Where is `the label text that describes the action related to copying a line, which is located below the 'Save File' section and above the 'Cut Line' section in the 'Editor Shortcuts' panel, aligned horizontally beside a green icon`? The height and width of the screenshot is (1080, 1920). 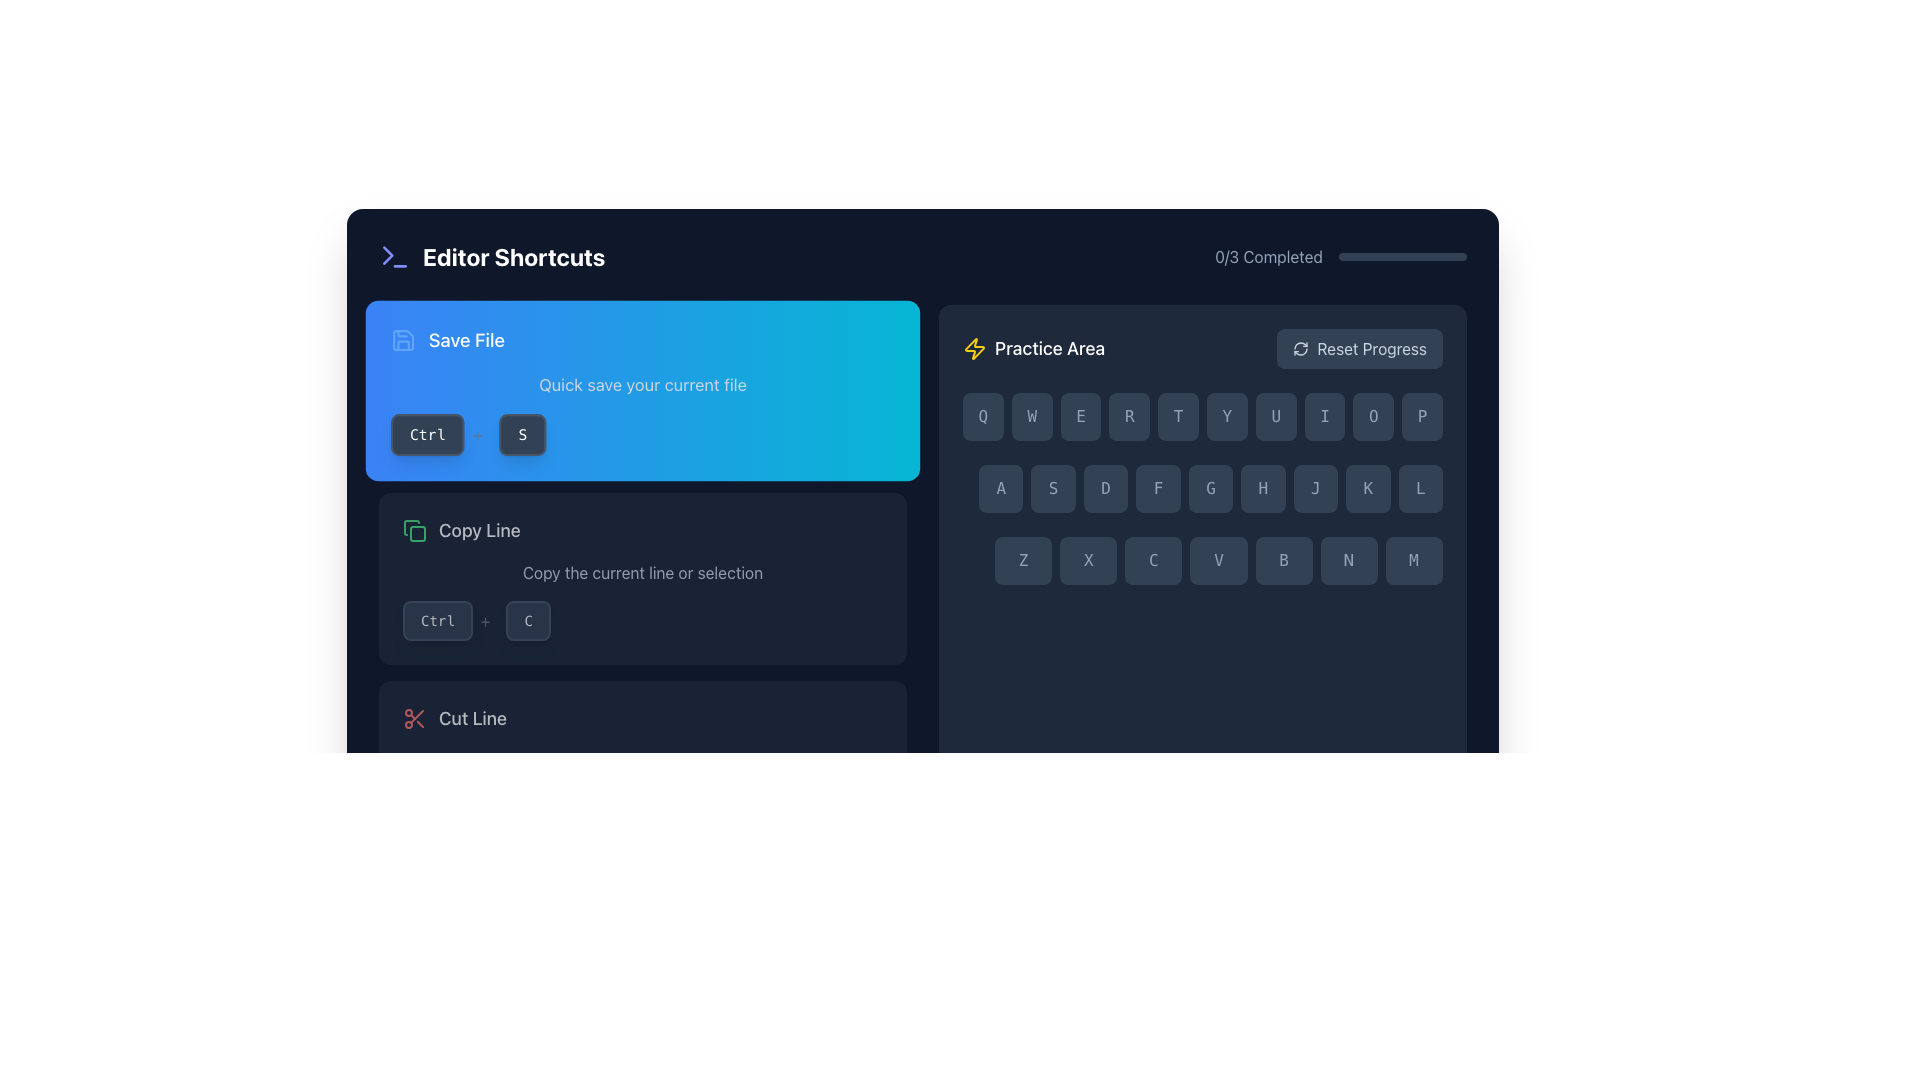 the label text that describes the action related to copying a line, which is located below the 'Save File' section and above the 'Cut Line' section in the 'Editor Shortcuts' panel, aligned horizontally beside a green icon is located at coordinates (478, 530).